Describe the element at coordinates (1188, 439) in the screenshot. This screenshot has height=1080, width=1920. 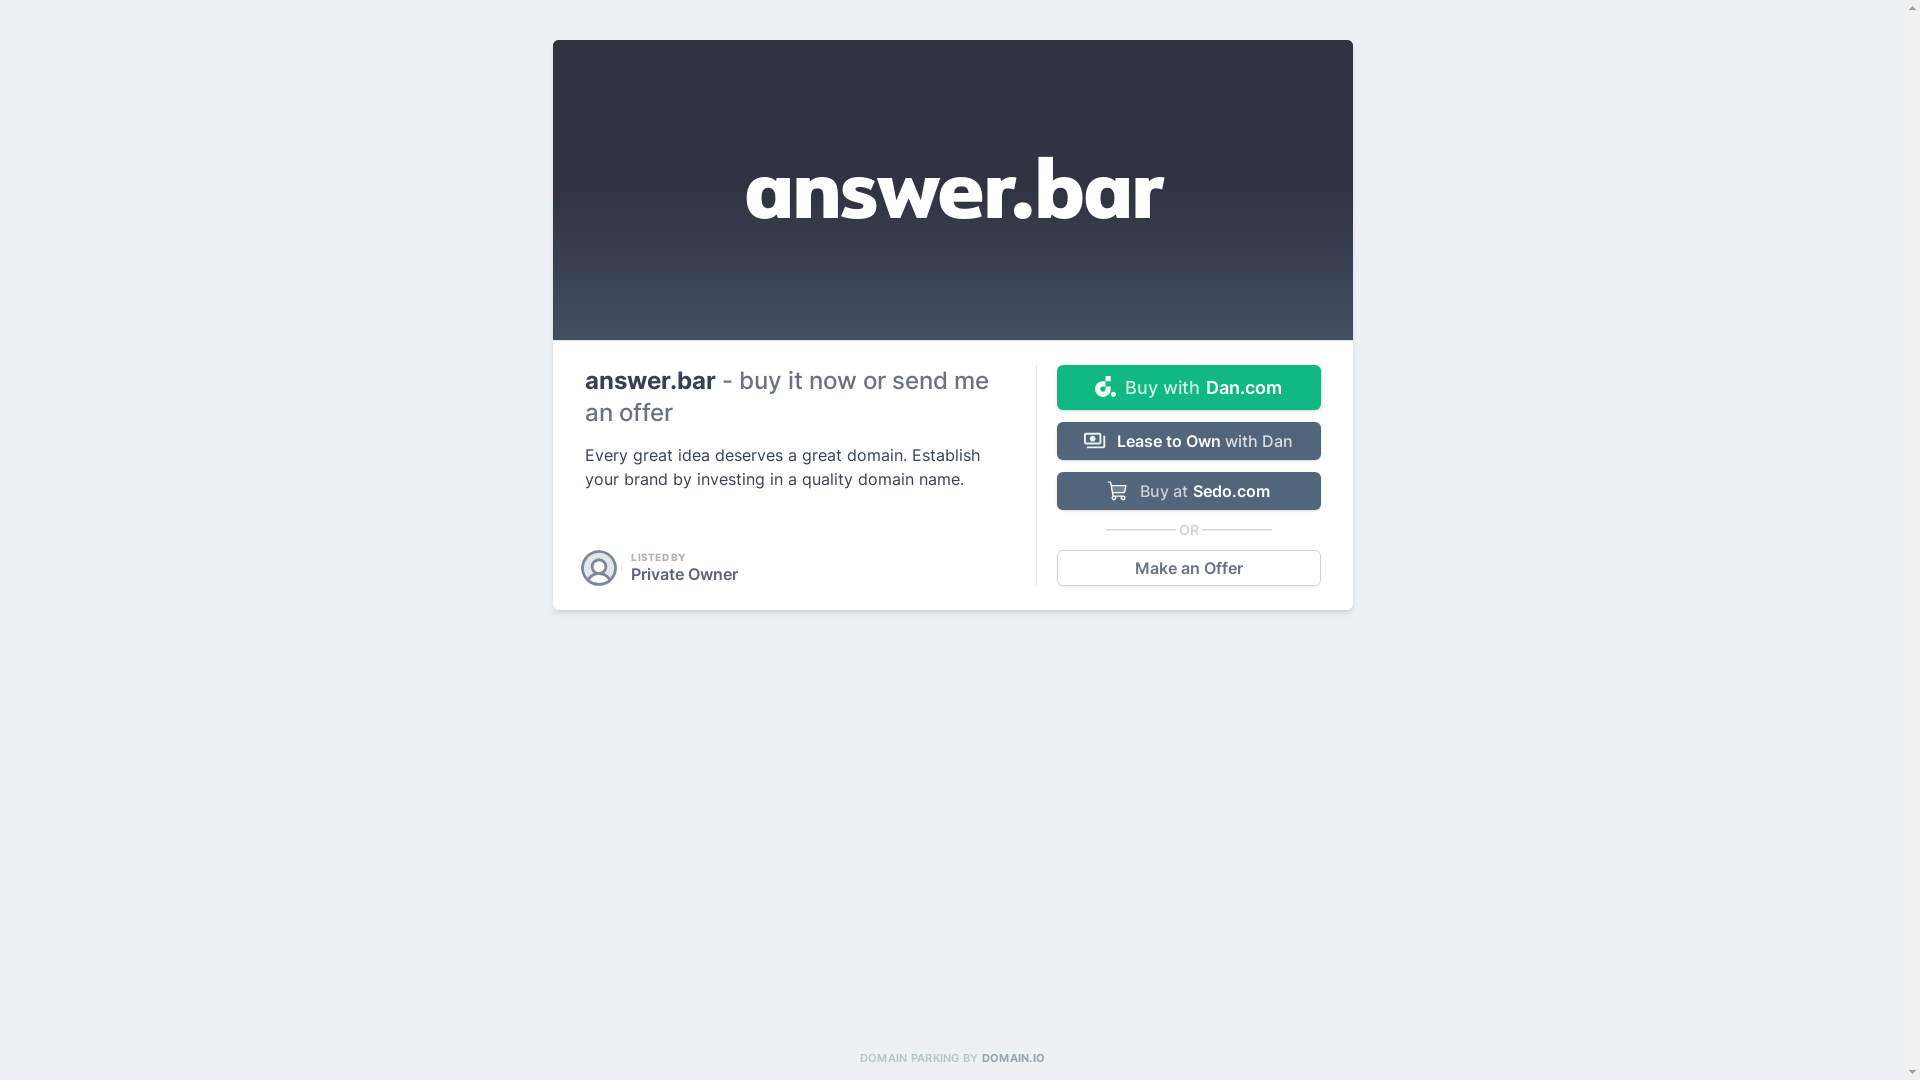
I see `'Lease to Own with Dan'` at that location.